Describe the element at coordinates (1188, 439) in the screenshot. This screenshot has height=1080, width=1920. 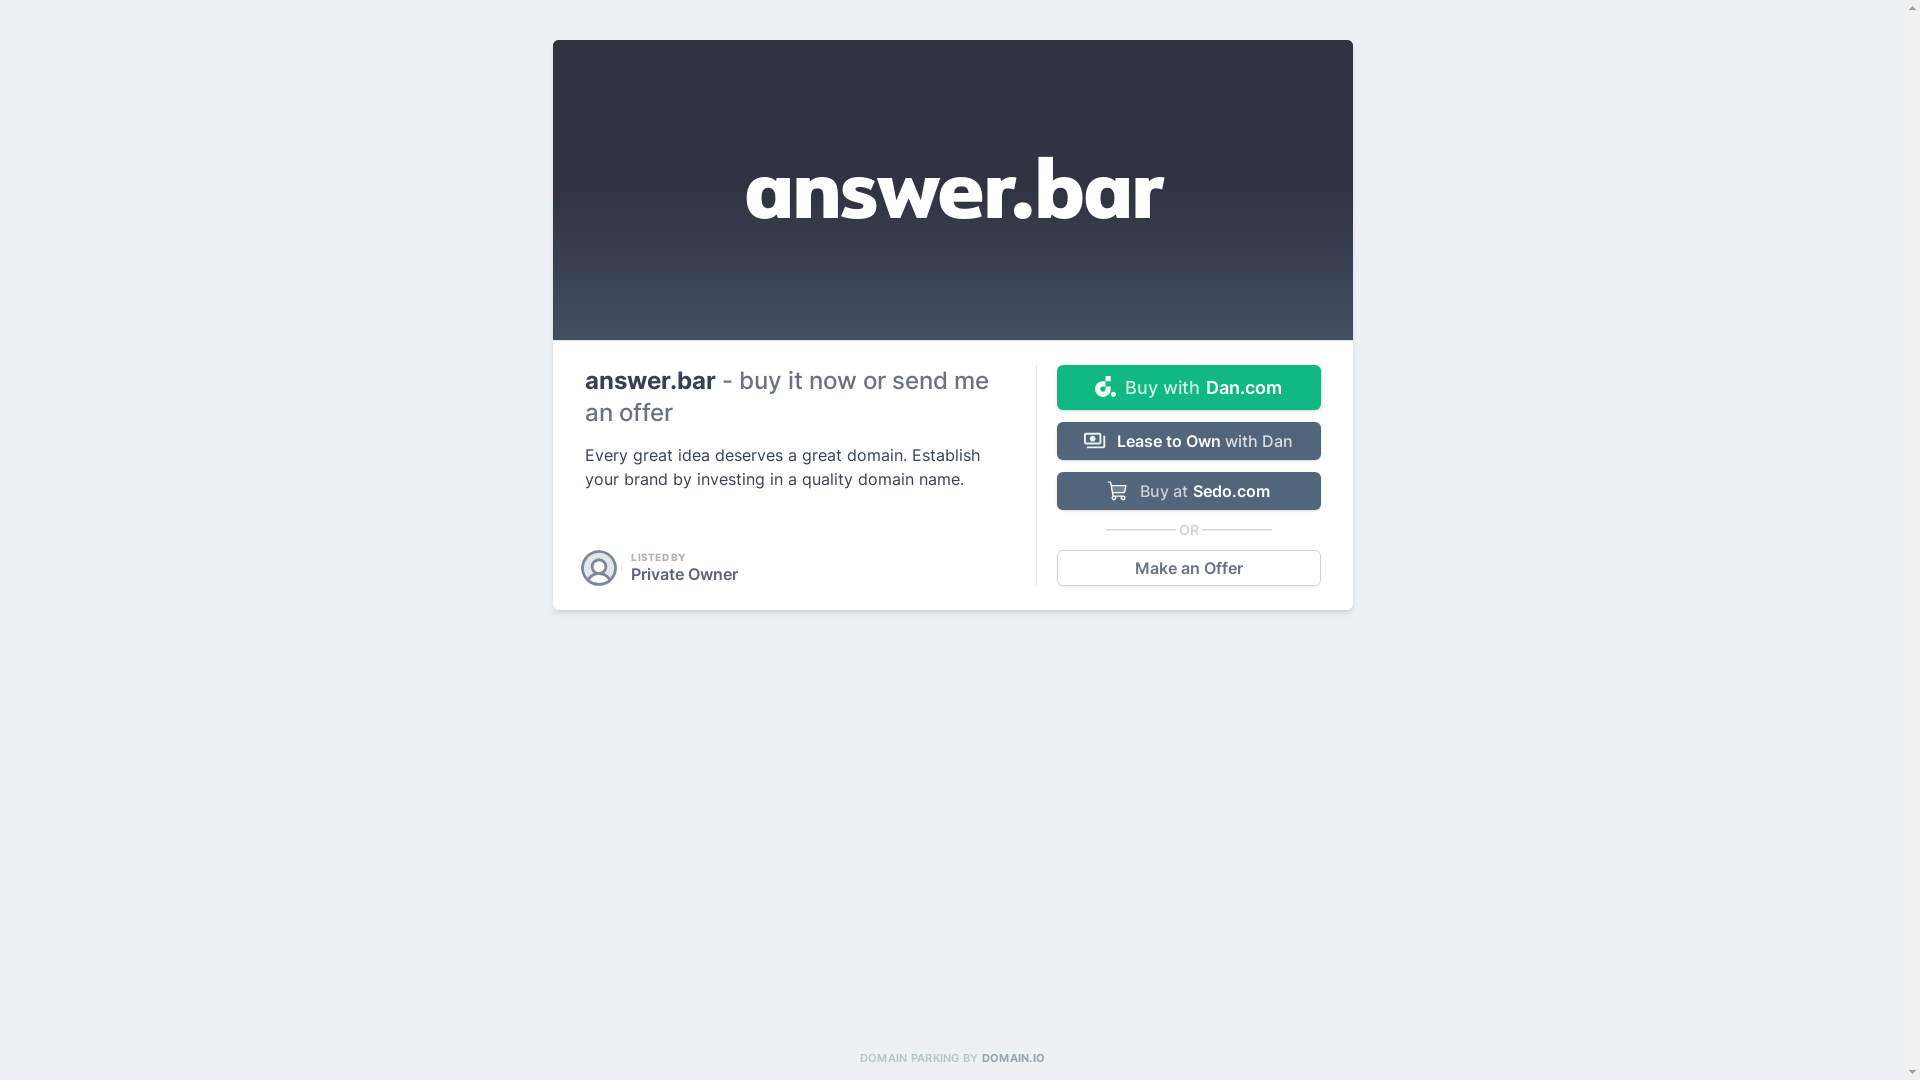
I see `'Lease to Own with Dan'` at that location.